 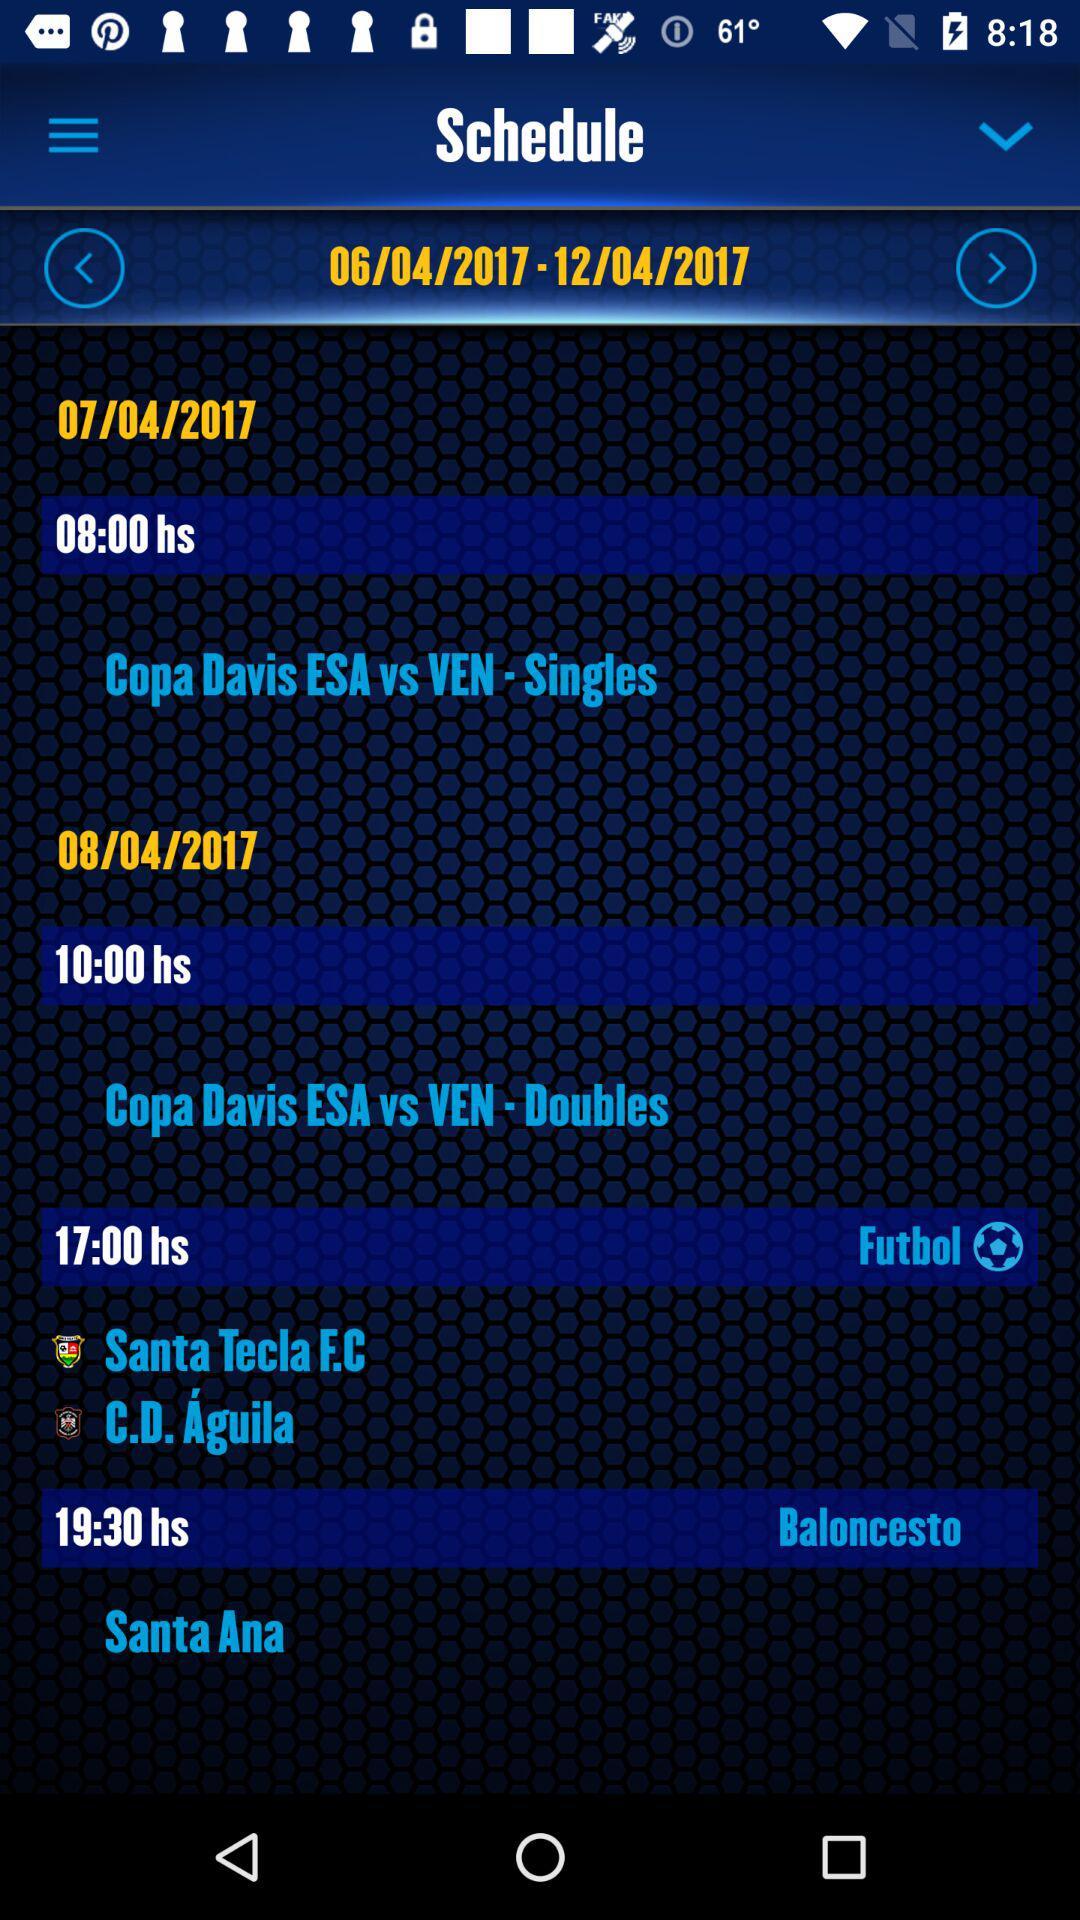 I want to click on backward, so click(x=83, y=266).